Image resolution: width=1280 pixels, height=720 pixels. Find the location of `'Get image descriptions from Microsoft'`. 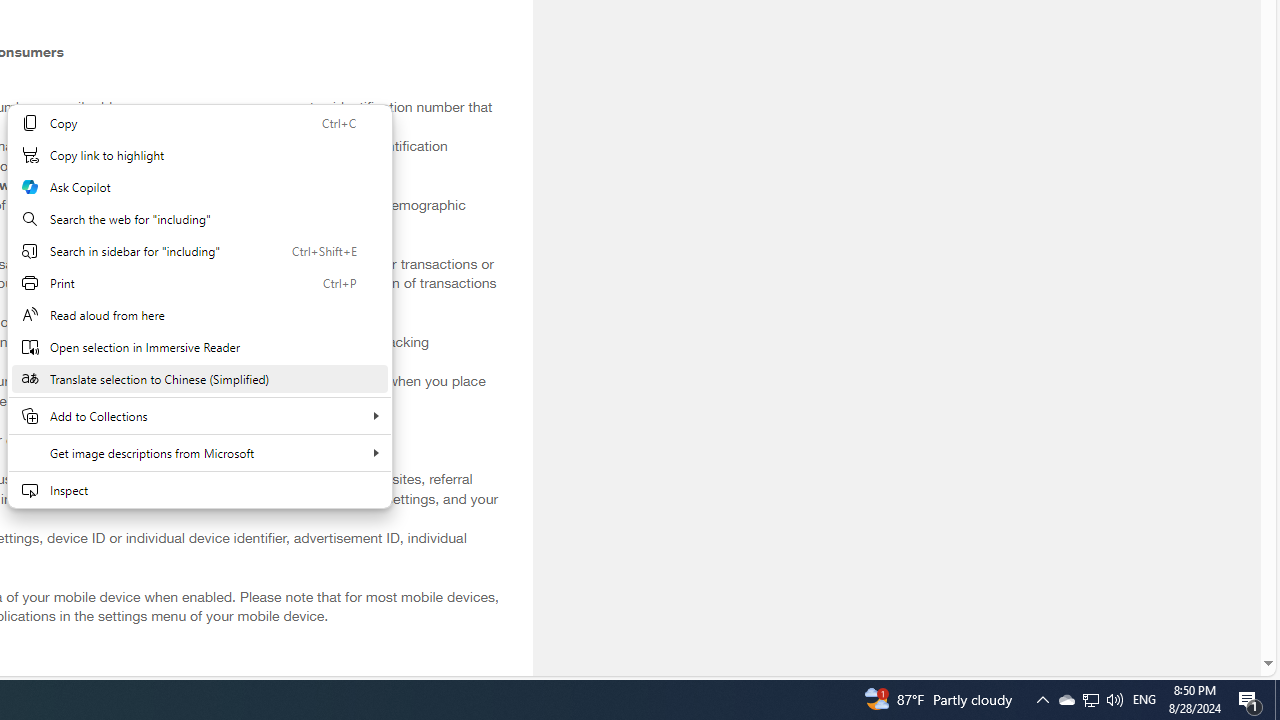

'Get image descriptions from Microsoft' is located at coordinates (199, 452).